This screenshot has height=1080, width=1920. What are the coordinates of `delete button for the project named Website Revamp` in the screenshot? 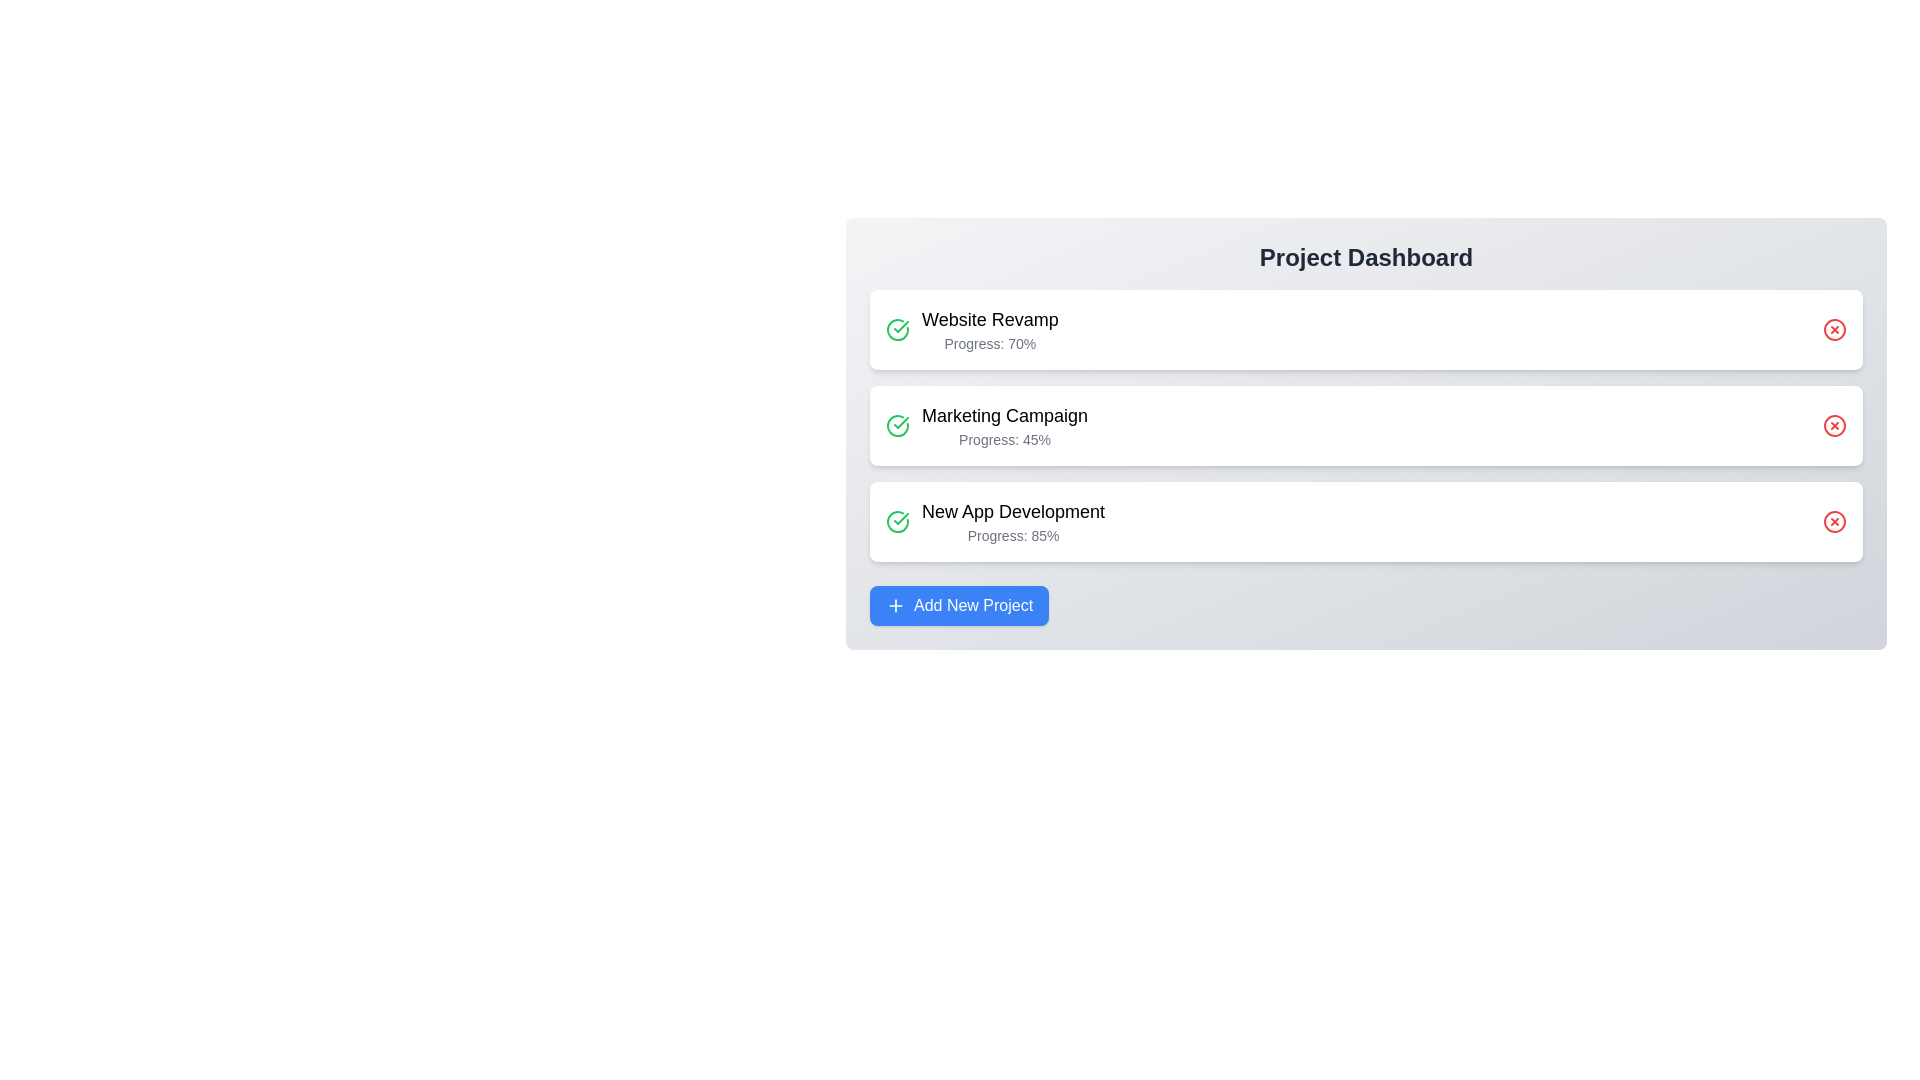 It's located at (1834, 329).